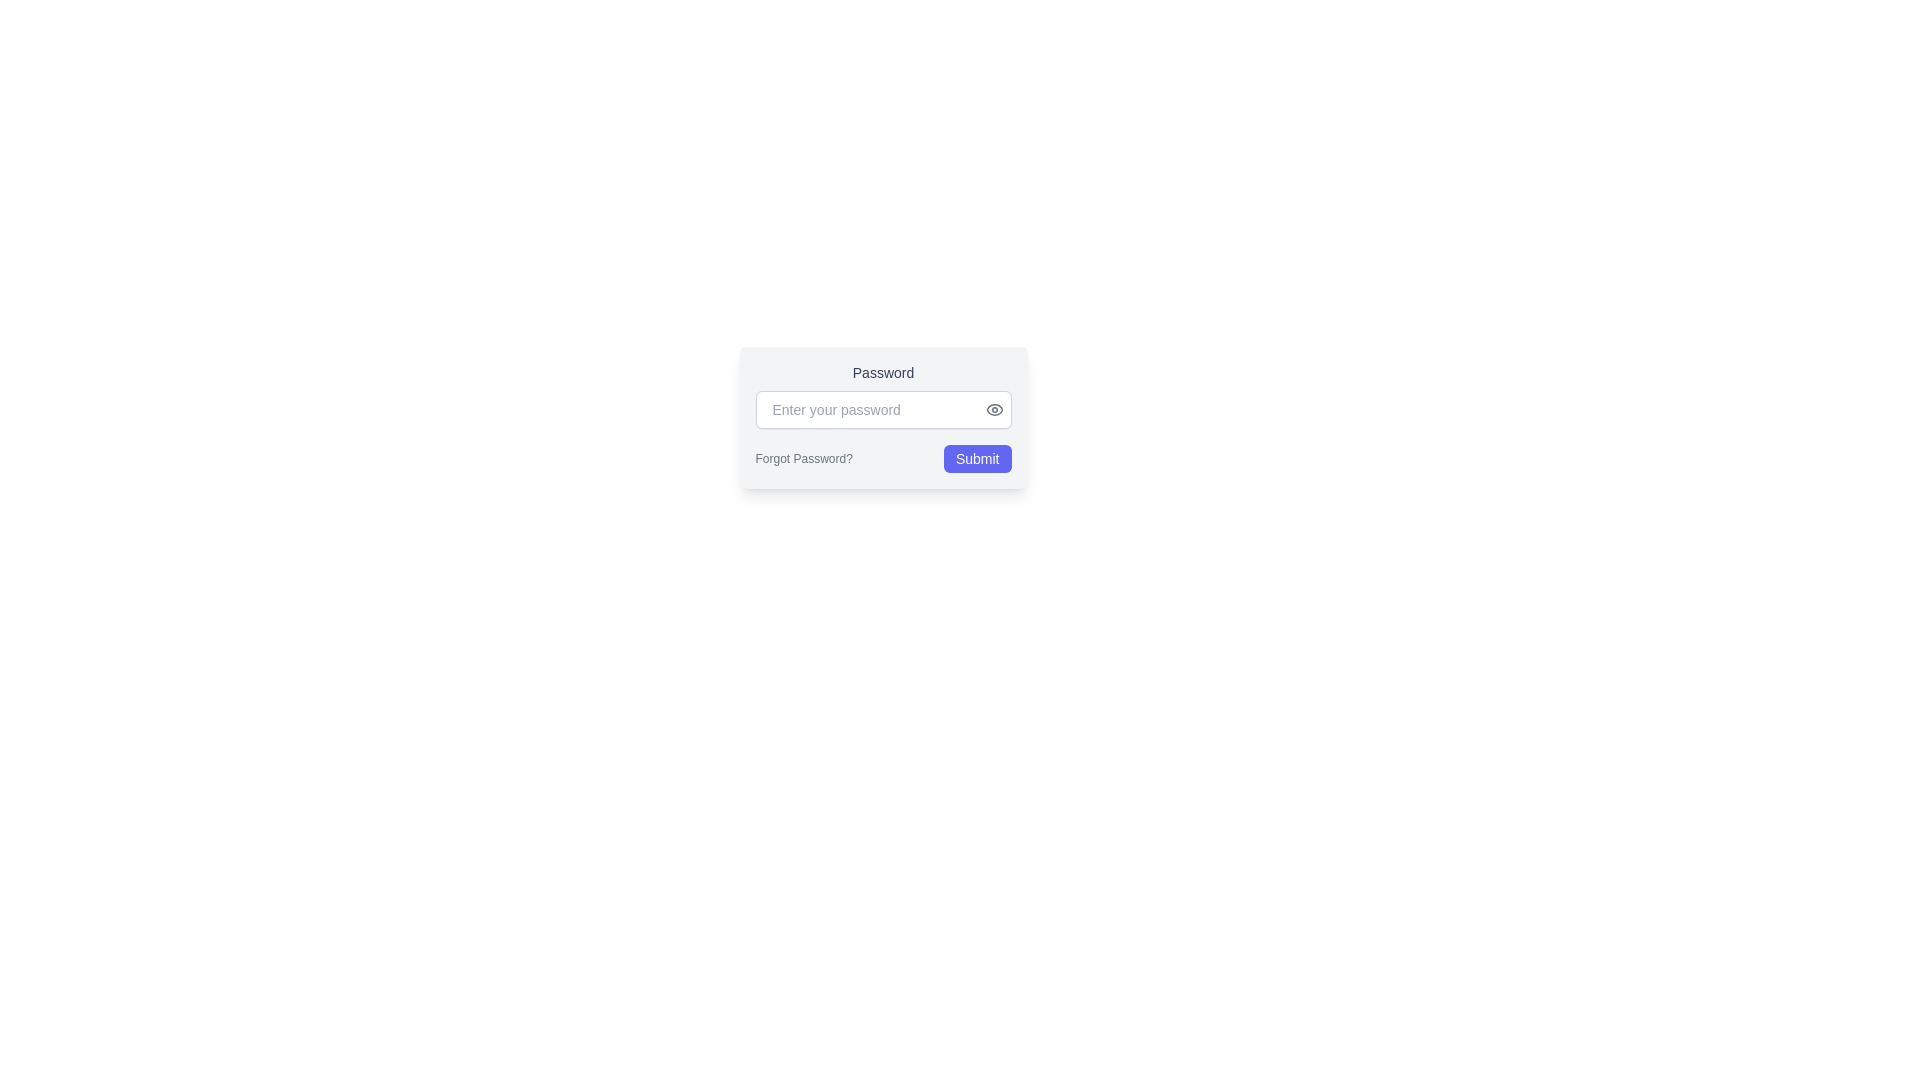 This screenshot has height=1080, width=1920. What do you see at coordinates (994, 408) in the screenshot?
I see `the eye-shaped visibility toggle icon located immediately to the right of the password input field` at bounding box center [994, 408].